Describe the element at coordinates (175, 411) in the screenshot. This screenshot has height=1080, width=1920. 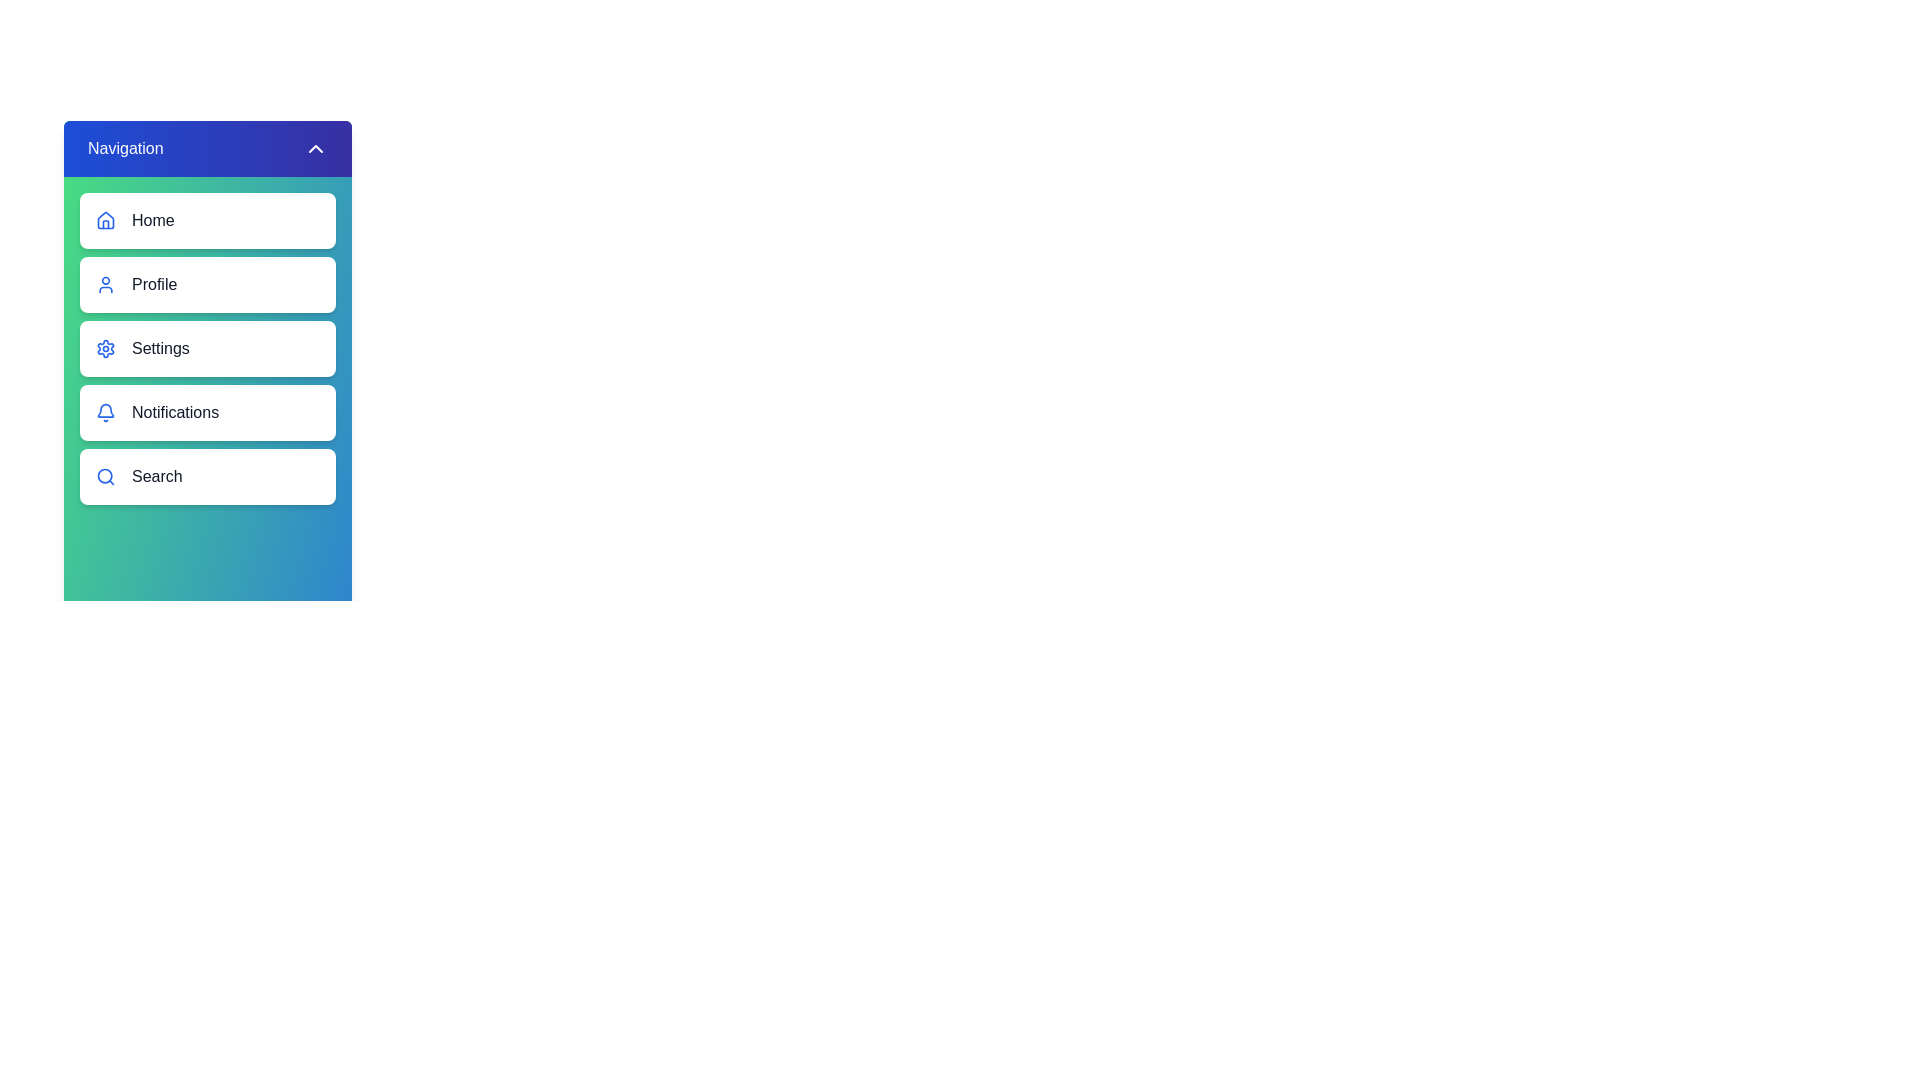
I see `the 'Notifications' text label in the navigation menu, which is the fourth entry after 'Home,' 'Profile,' and 'Settings.'` at that location.